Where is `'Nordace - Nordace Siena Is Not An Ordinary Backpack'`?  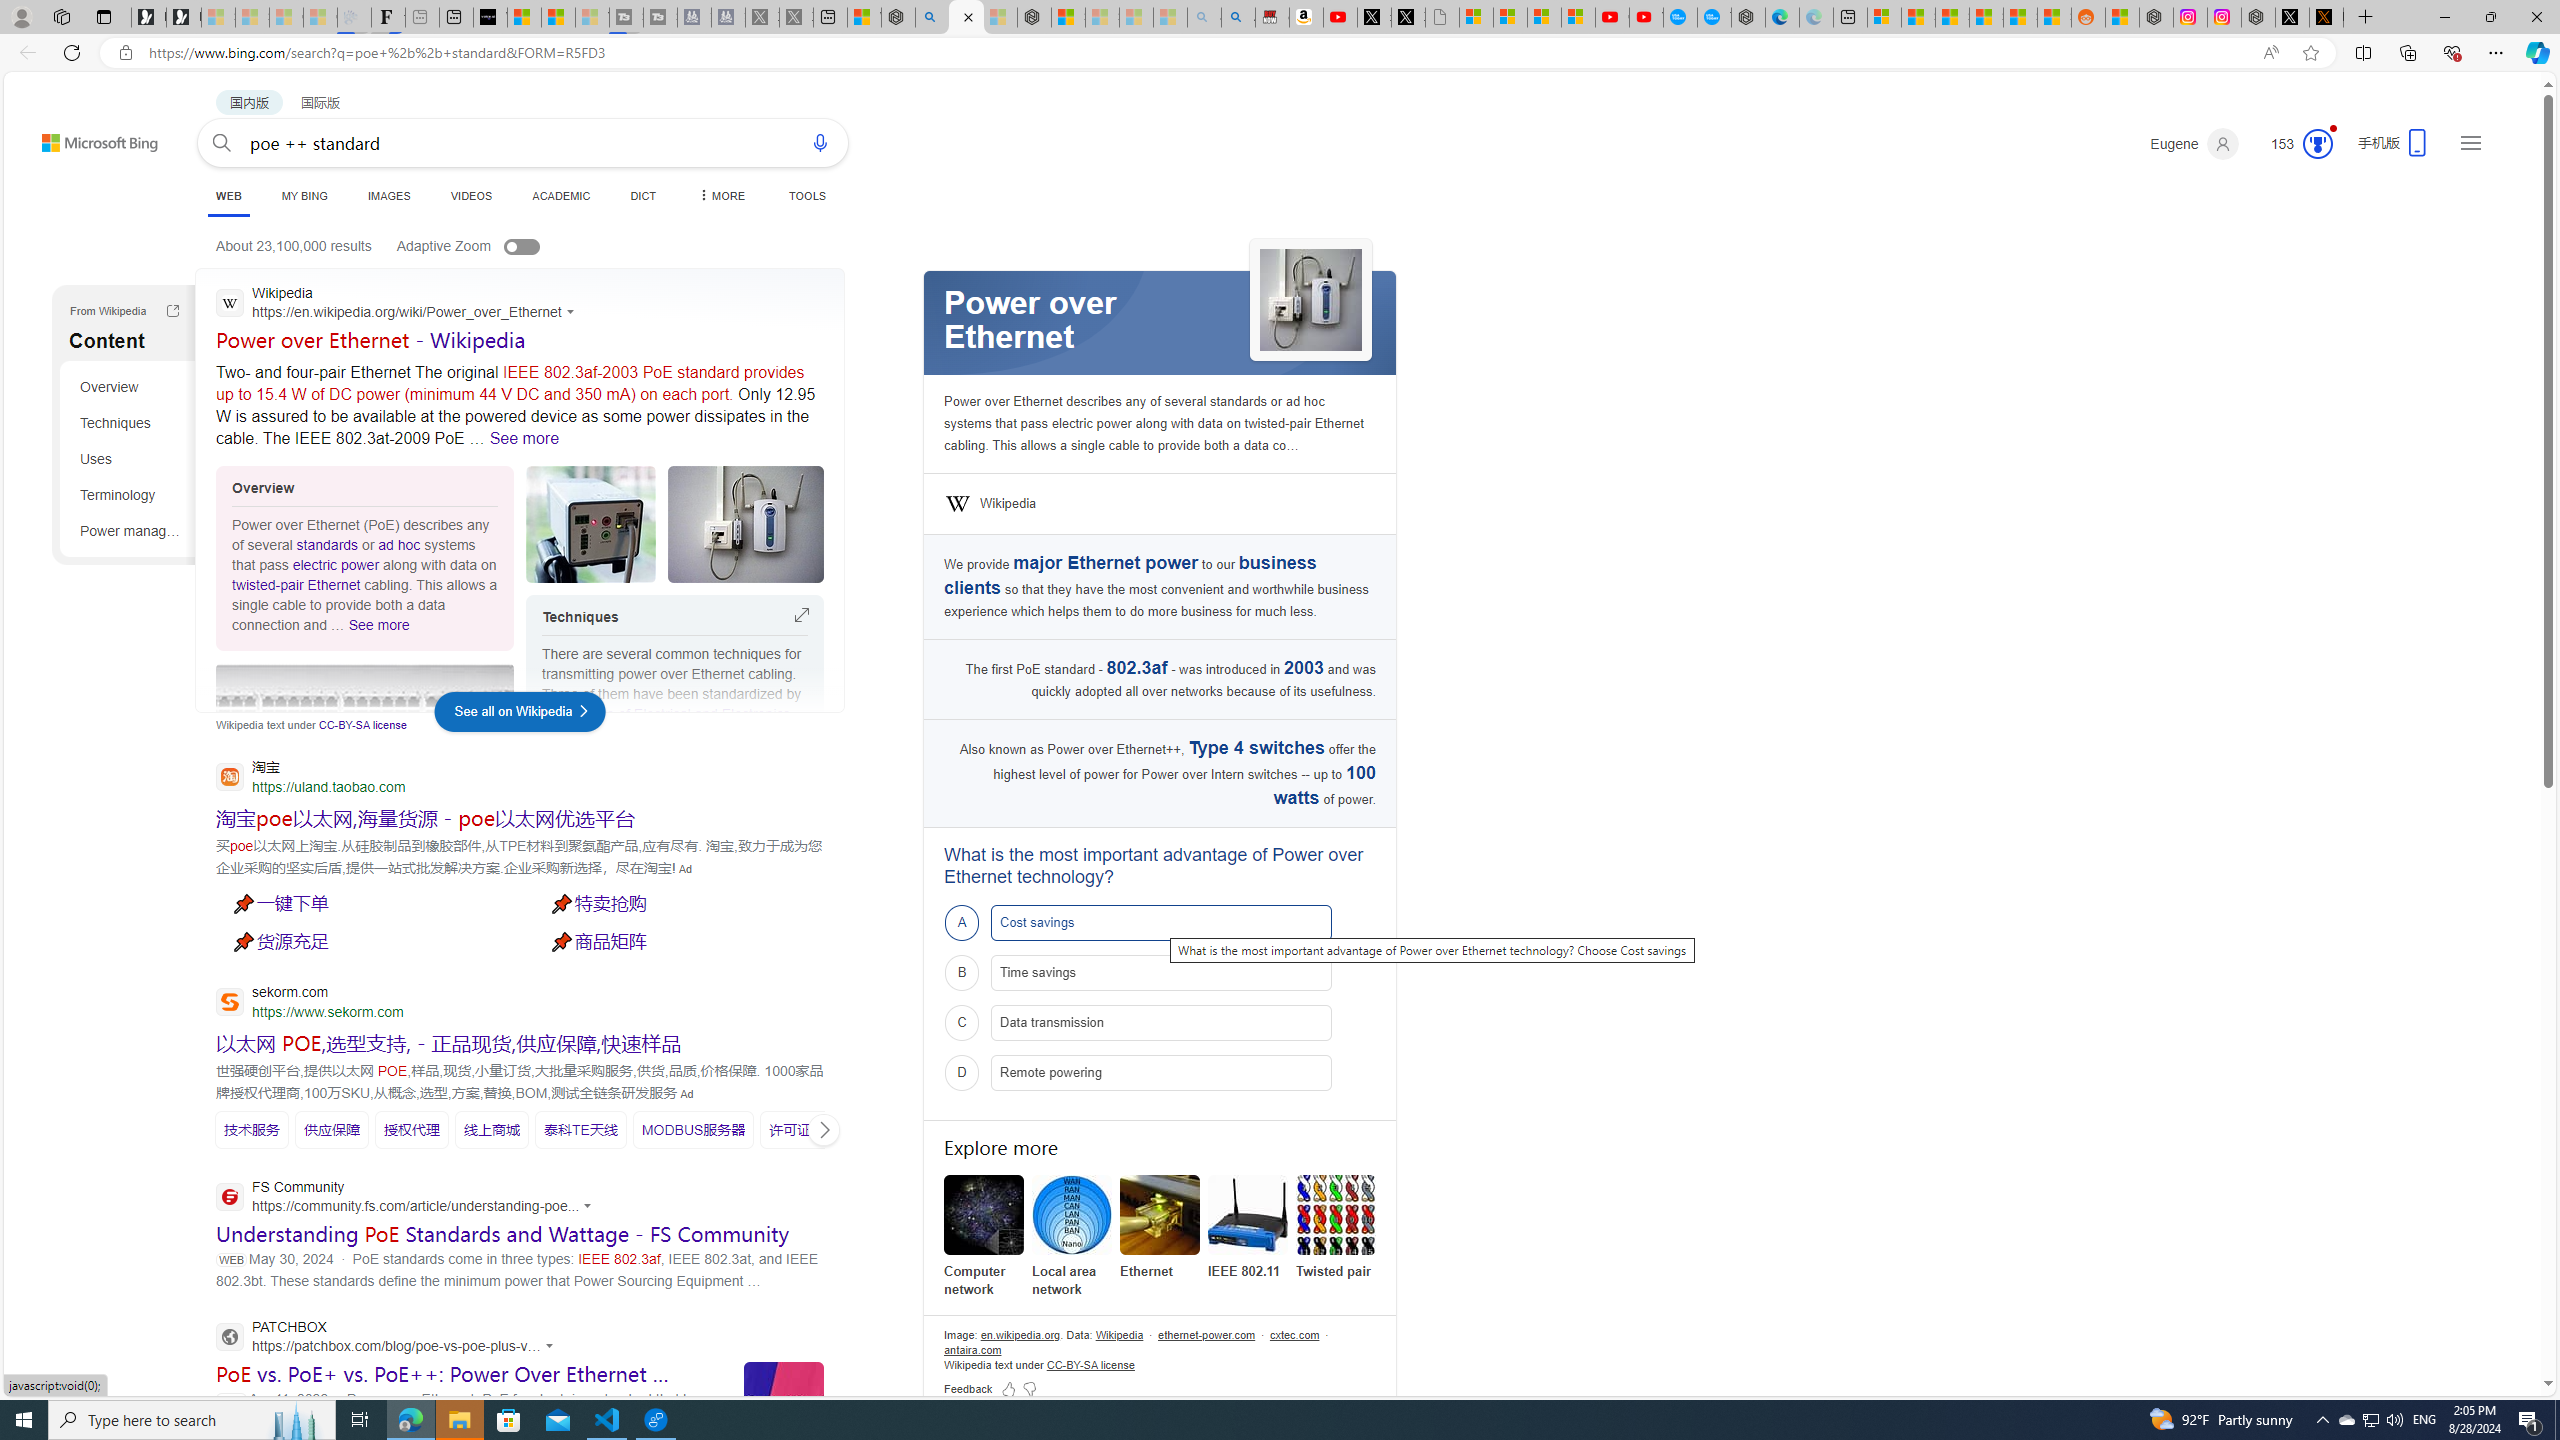 'Nordace - Nordace Siena Is Not An Ordinary Backpack' is located at coordinates (1034, 16).